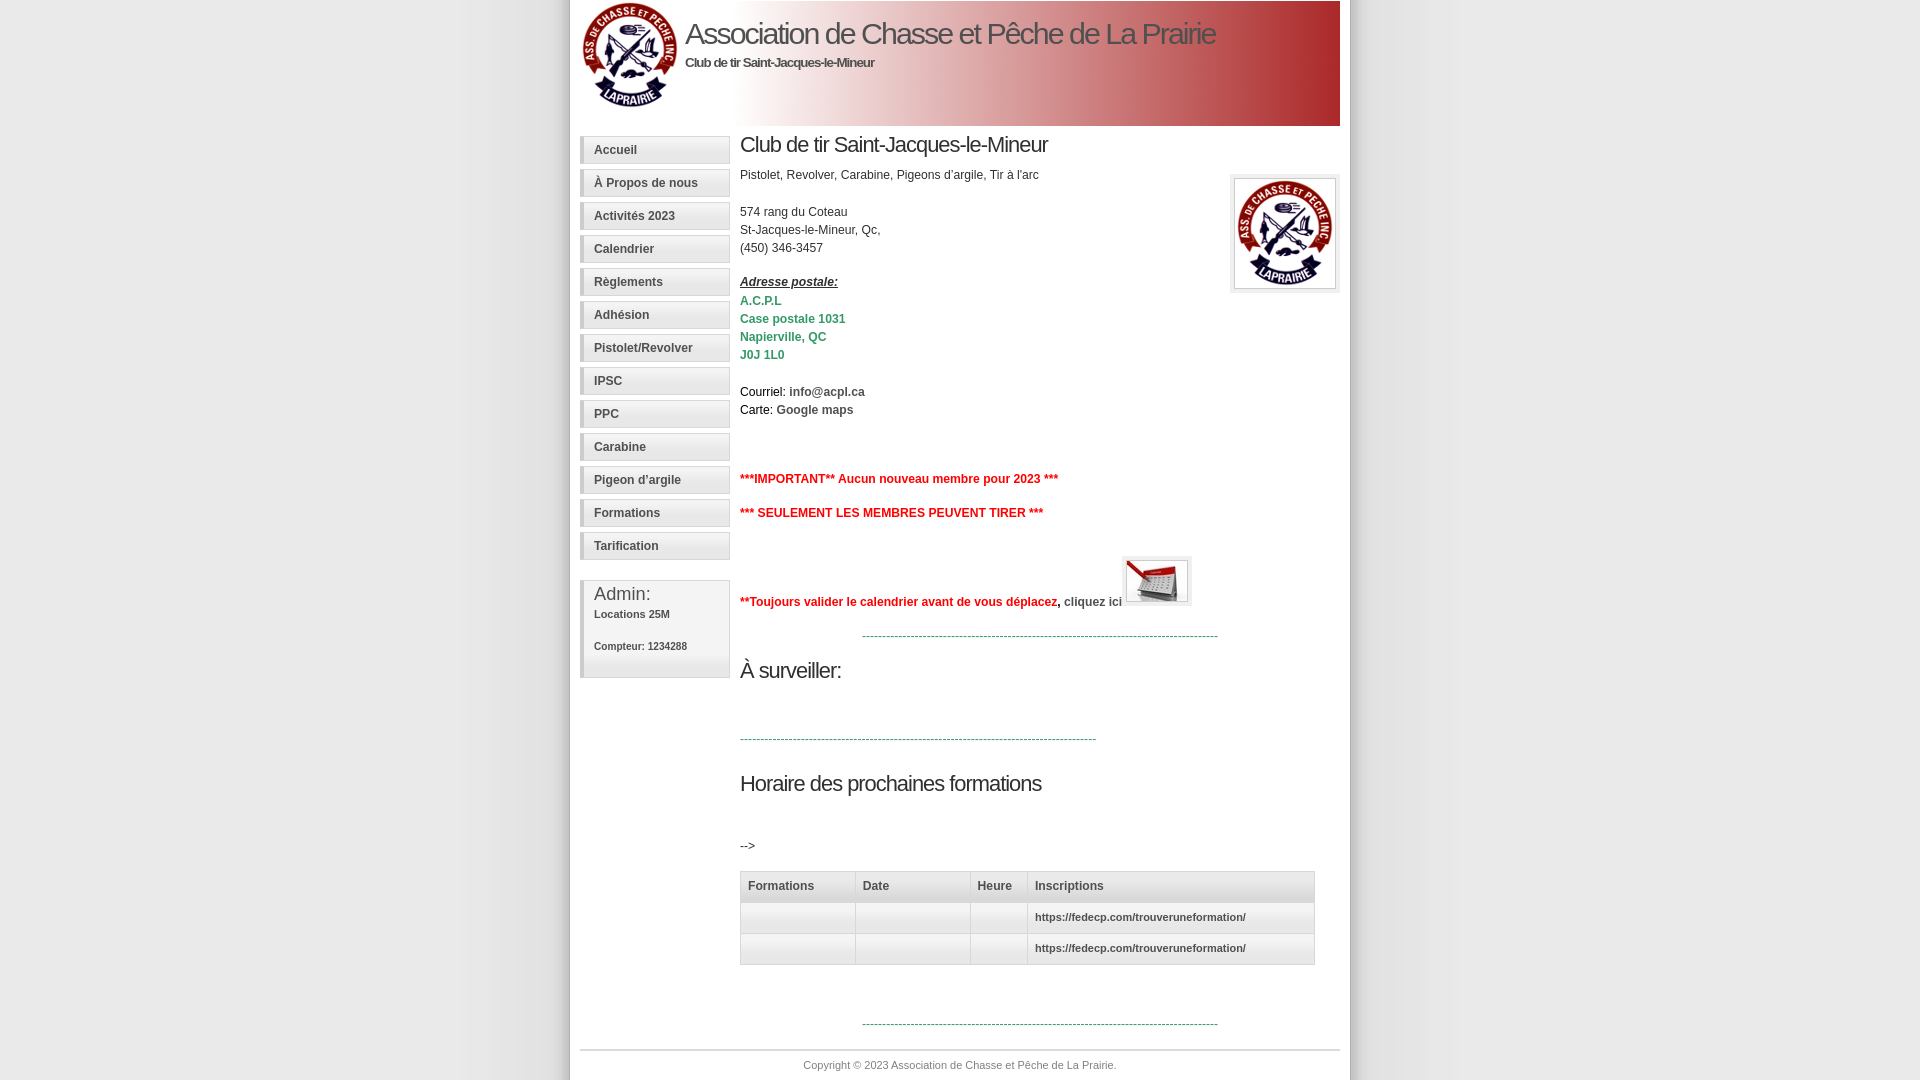 The image size is (1920, 1080). What do you see at coordinates (654, 446) in the screenshot?
I see `'Carabine'` at bounding box center [654, 446].